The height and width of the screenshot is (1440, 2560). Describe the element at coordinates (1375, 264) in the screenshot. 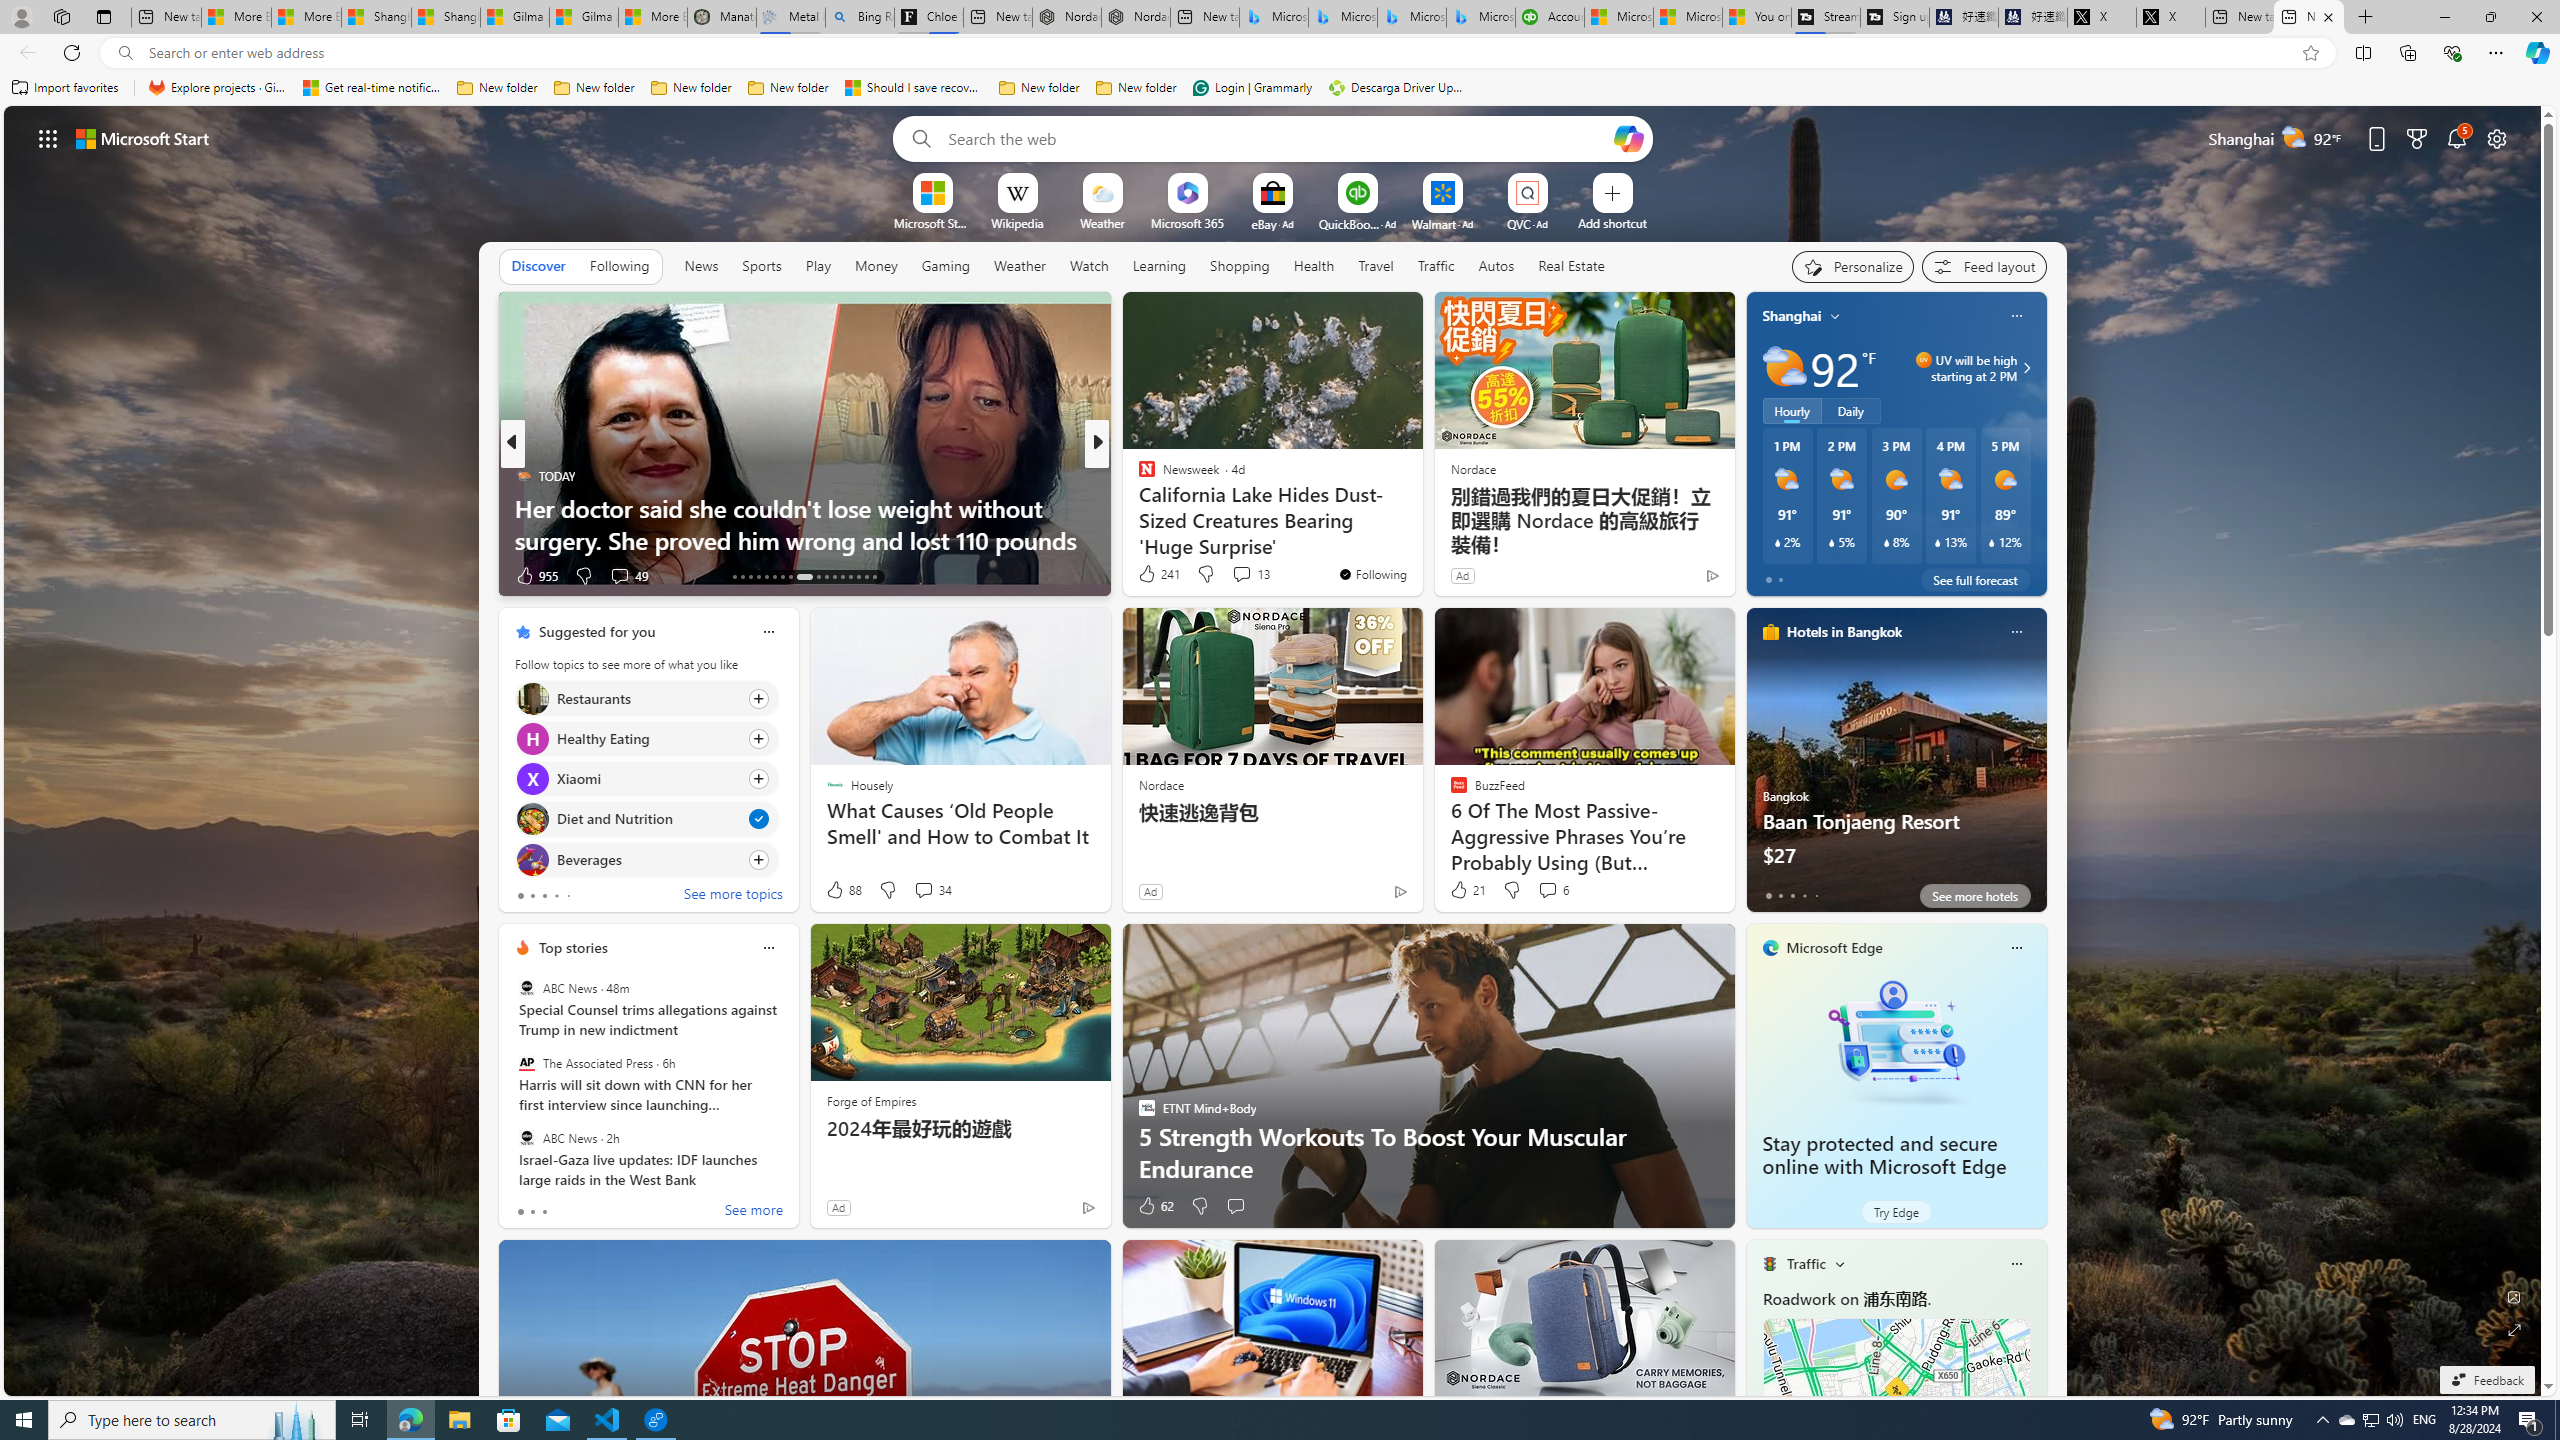

I see `'Travel'` at that location.